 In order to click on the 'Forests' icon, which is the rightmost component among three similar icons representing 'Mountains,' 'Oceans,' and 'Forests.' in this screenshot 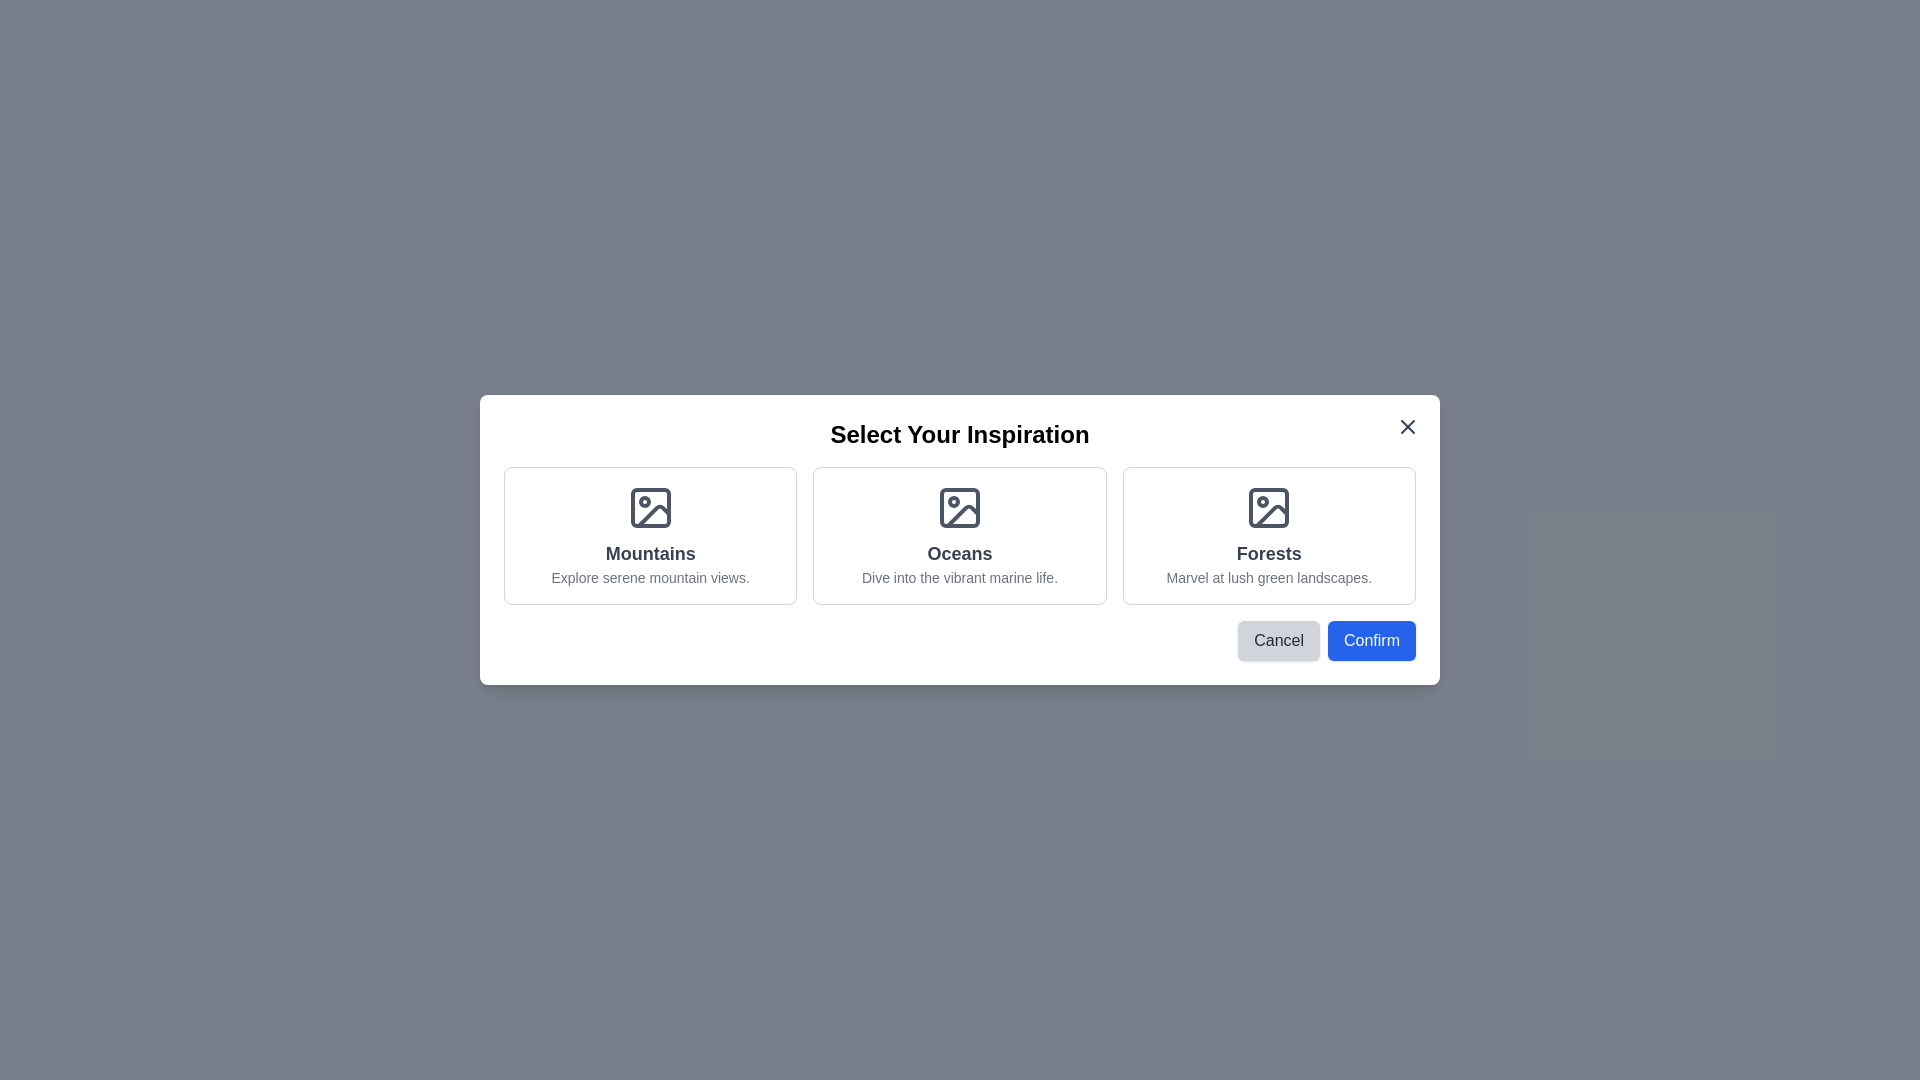, I will do `click(1268, 507)`.